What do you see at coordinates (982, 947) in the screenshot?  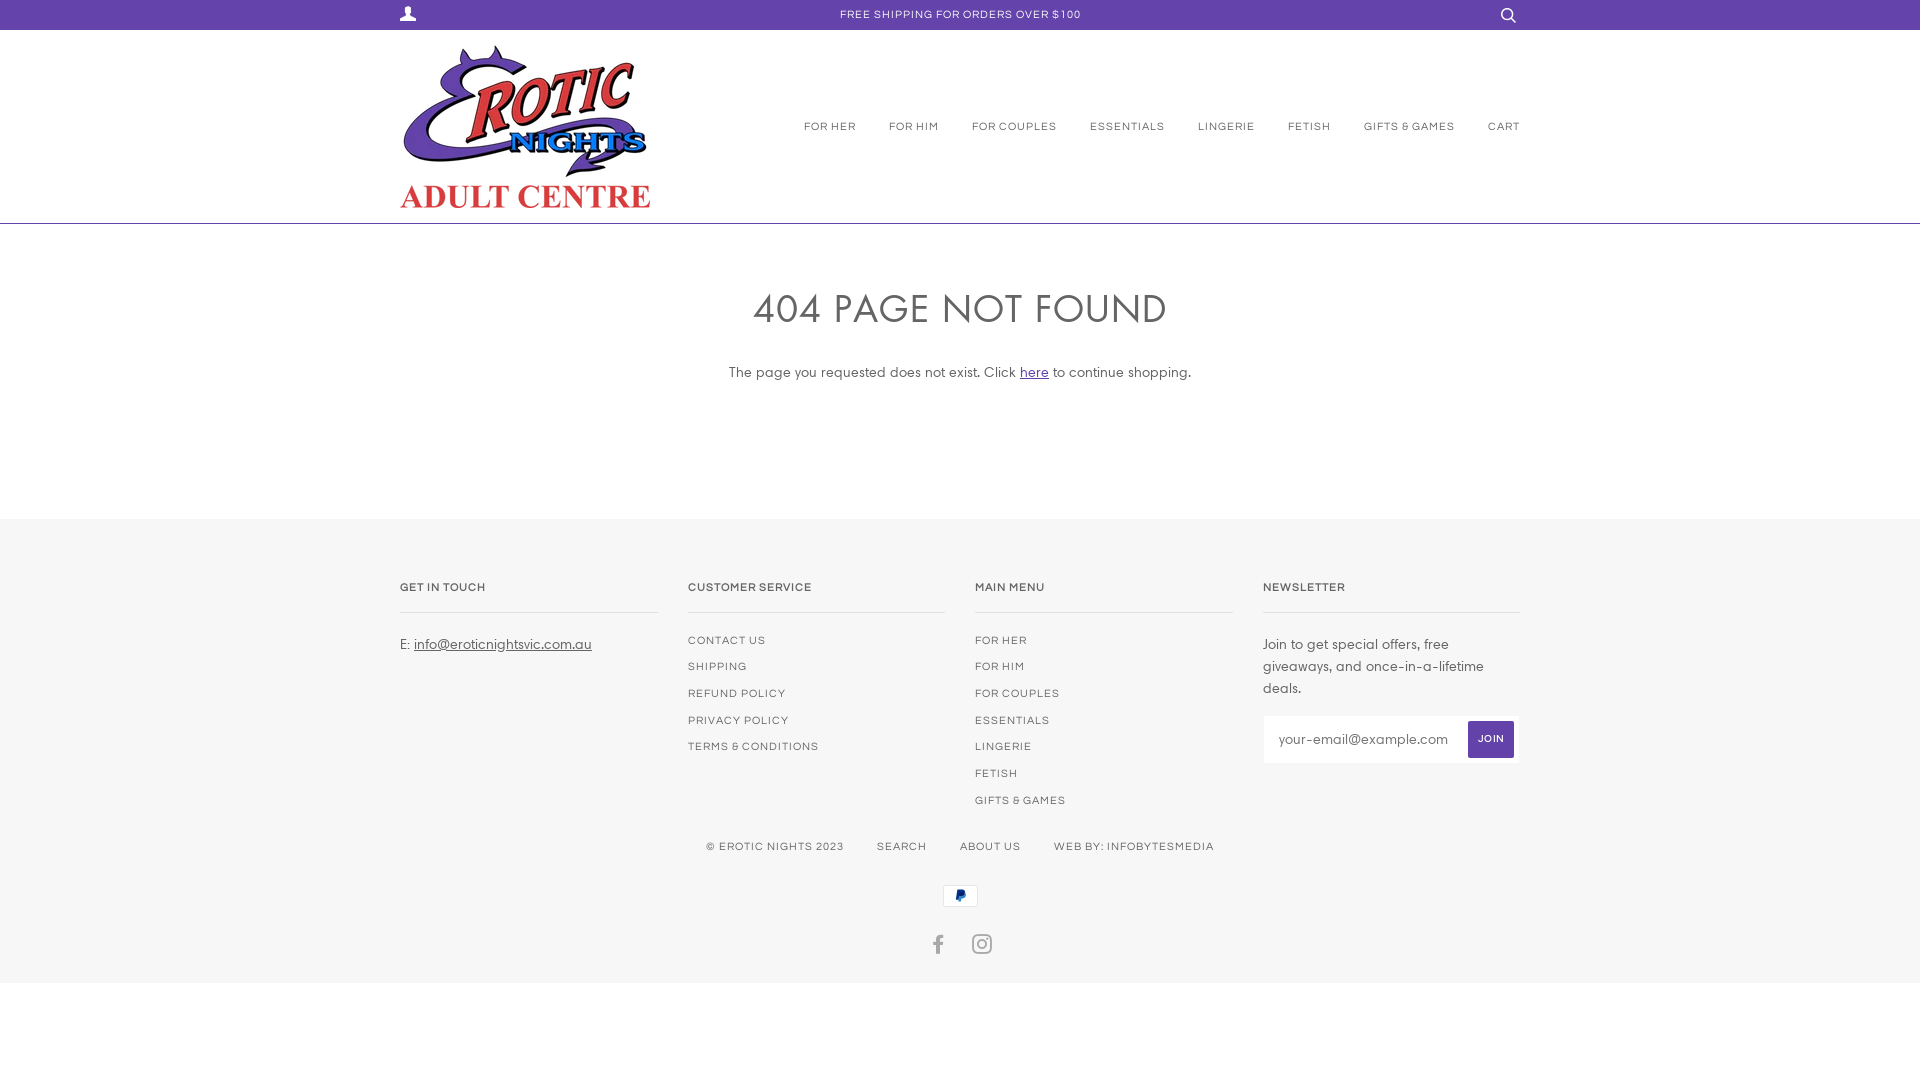 I see `'INSTAGRAM'` at bounding box center [982, 947].